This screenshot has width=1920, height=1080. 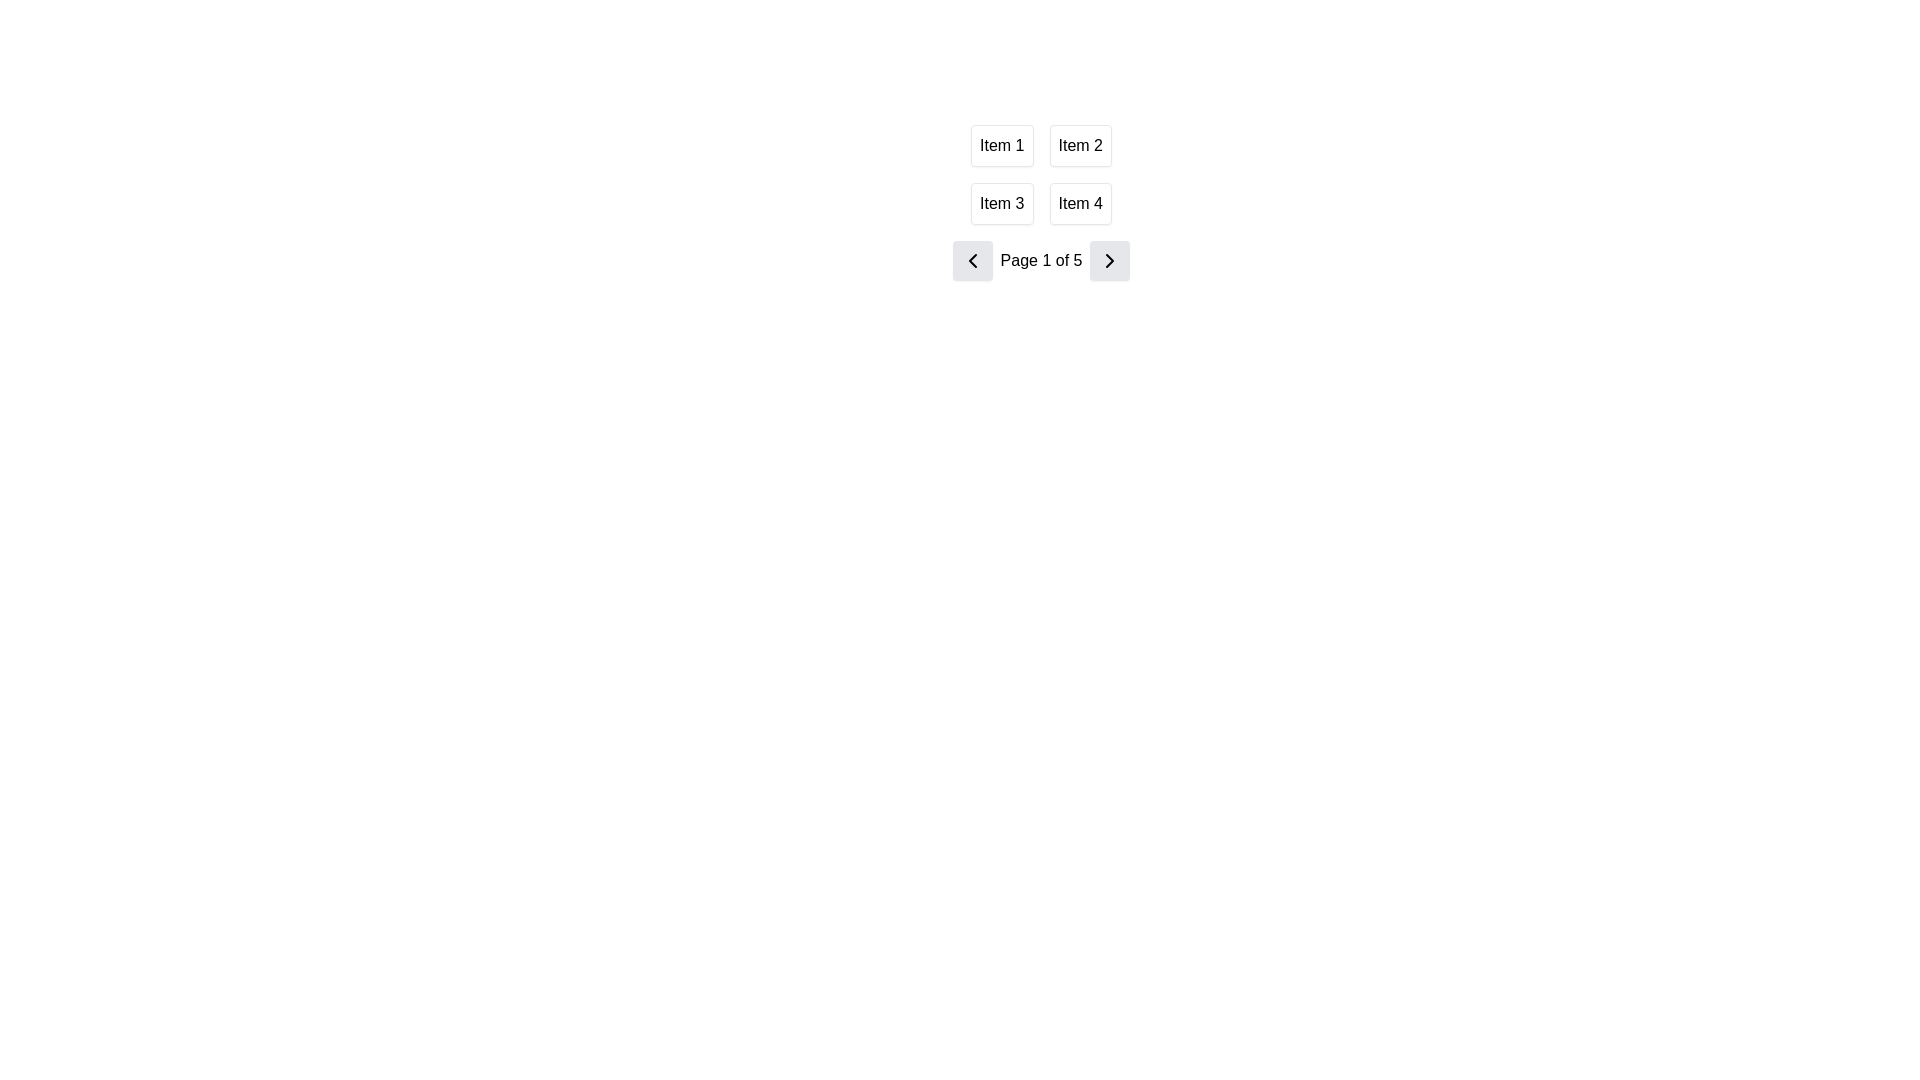 What do you see at coordinates (972, 260) in the screenshot?
I see `the 'Previous Page' button in the pagination component` at bounding box center [972, 260].